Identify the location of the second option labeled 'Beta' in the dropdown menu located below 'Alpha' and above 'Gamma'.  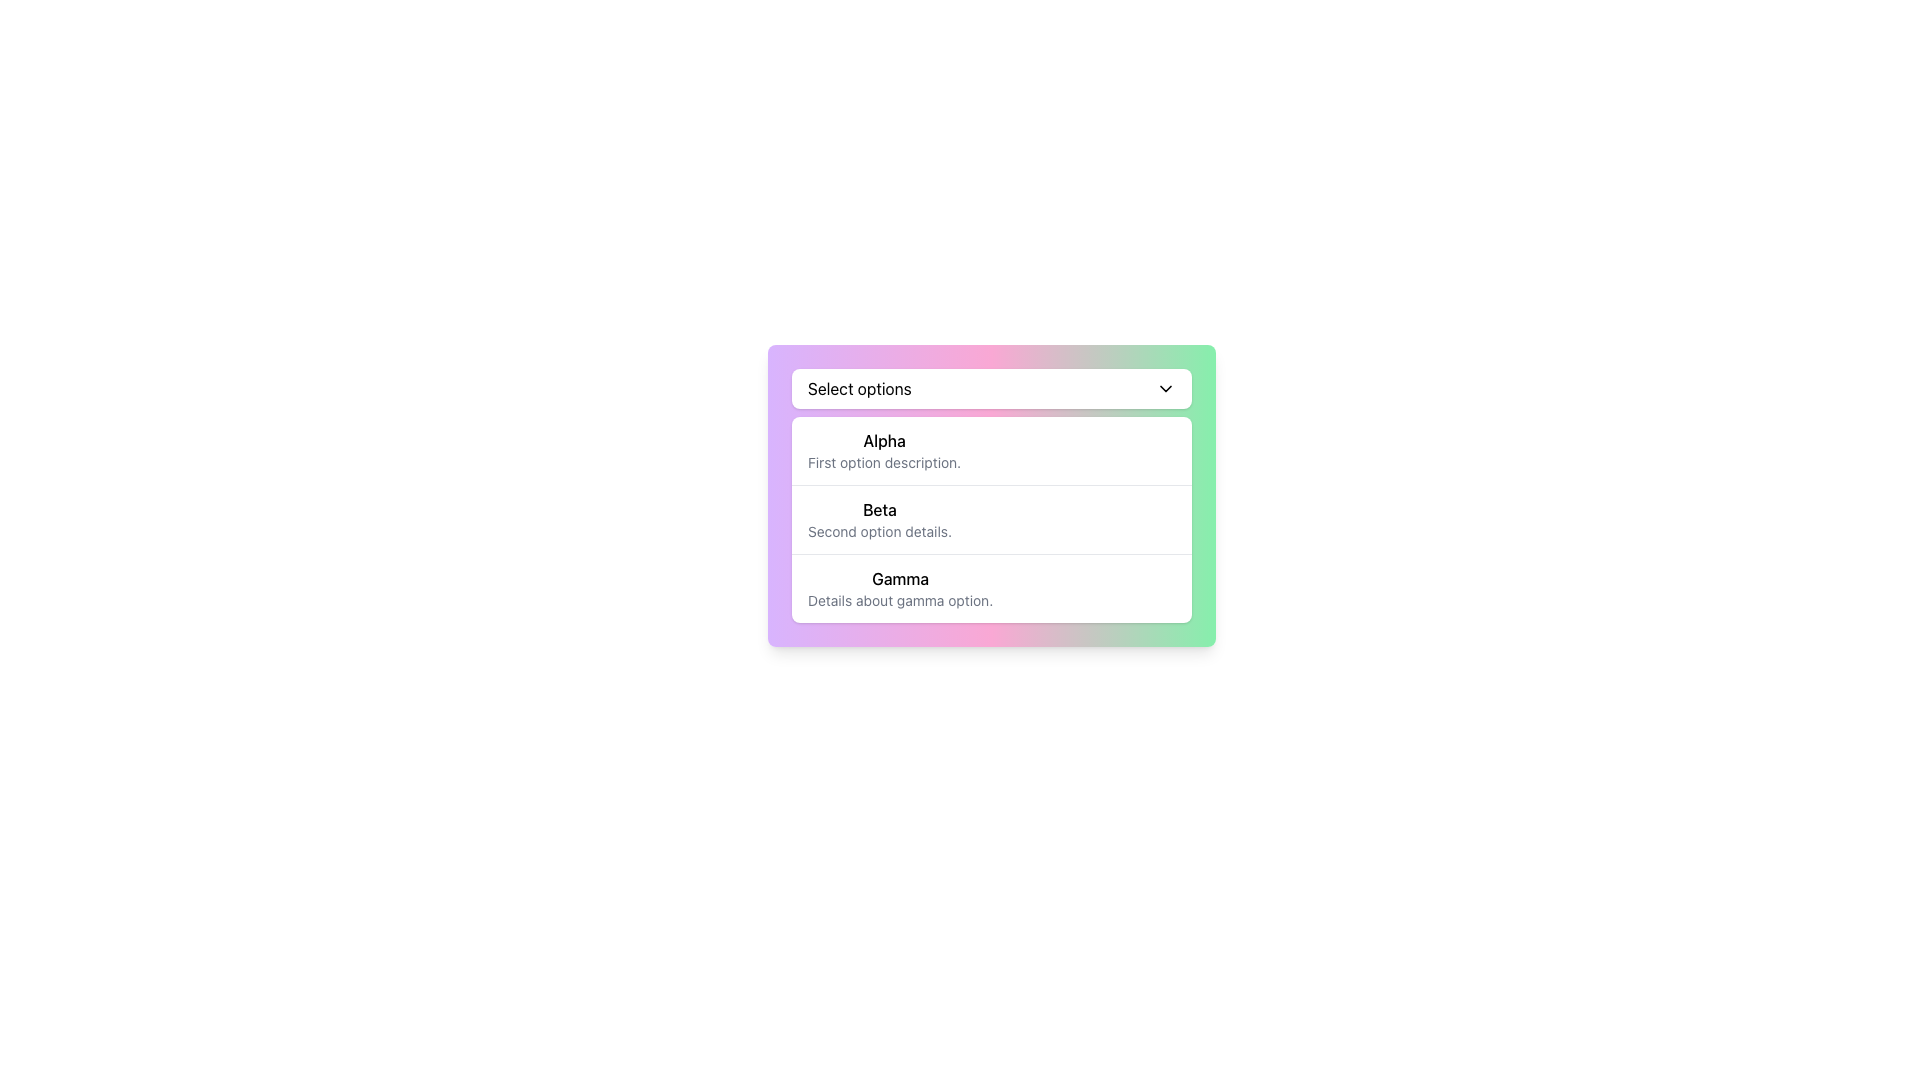
(992, 495).